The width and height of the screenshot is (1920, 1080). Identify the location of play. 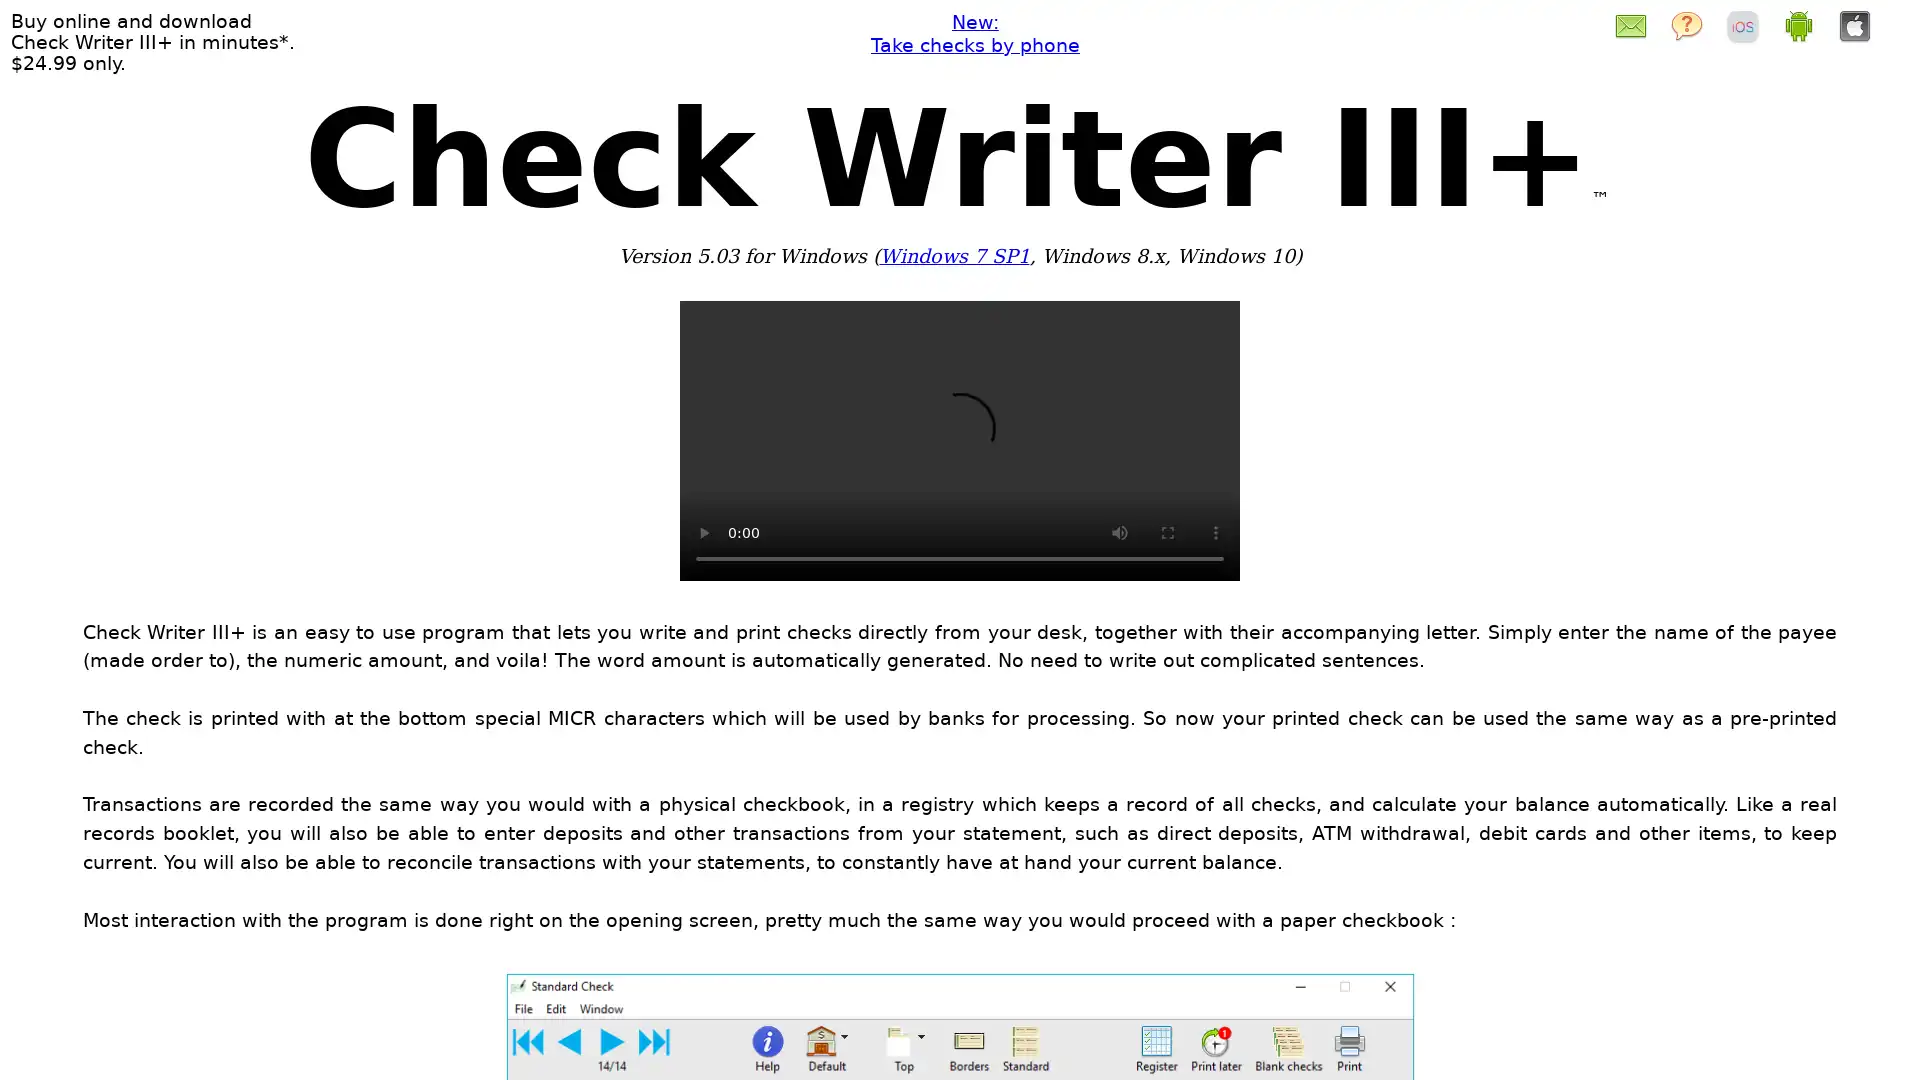
(704, 531).